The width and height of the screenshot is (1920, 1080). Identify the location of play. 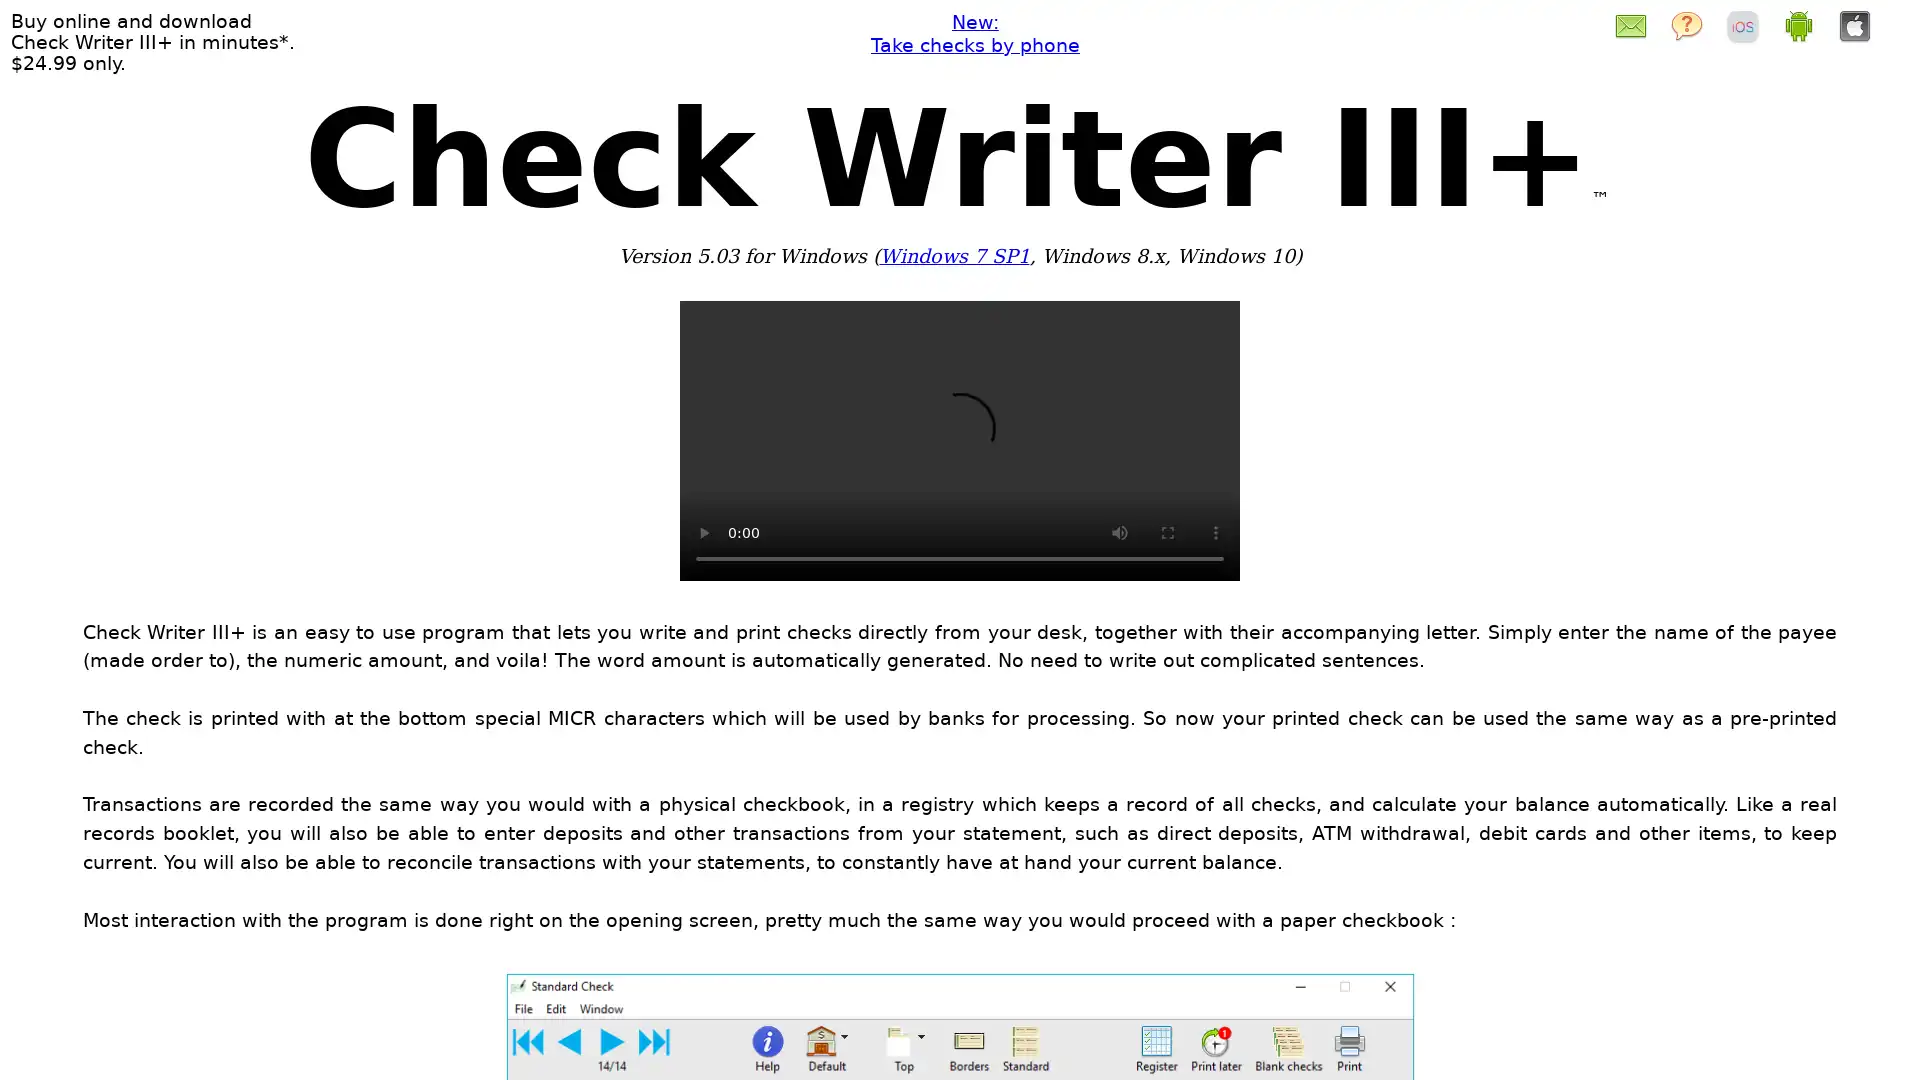
(704, 531).